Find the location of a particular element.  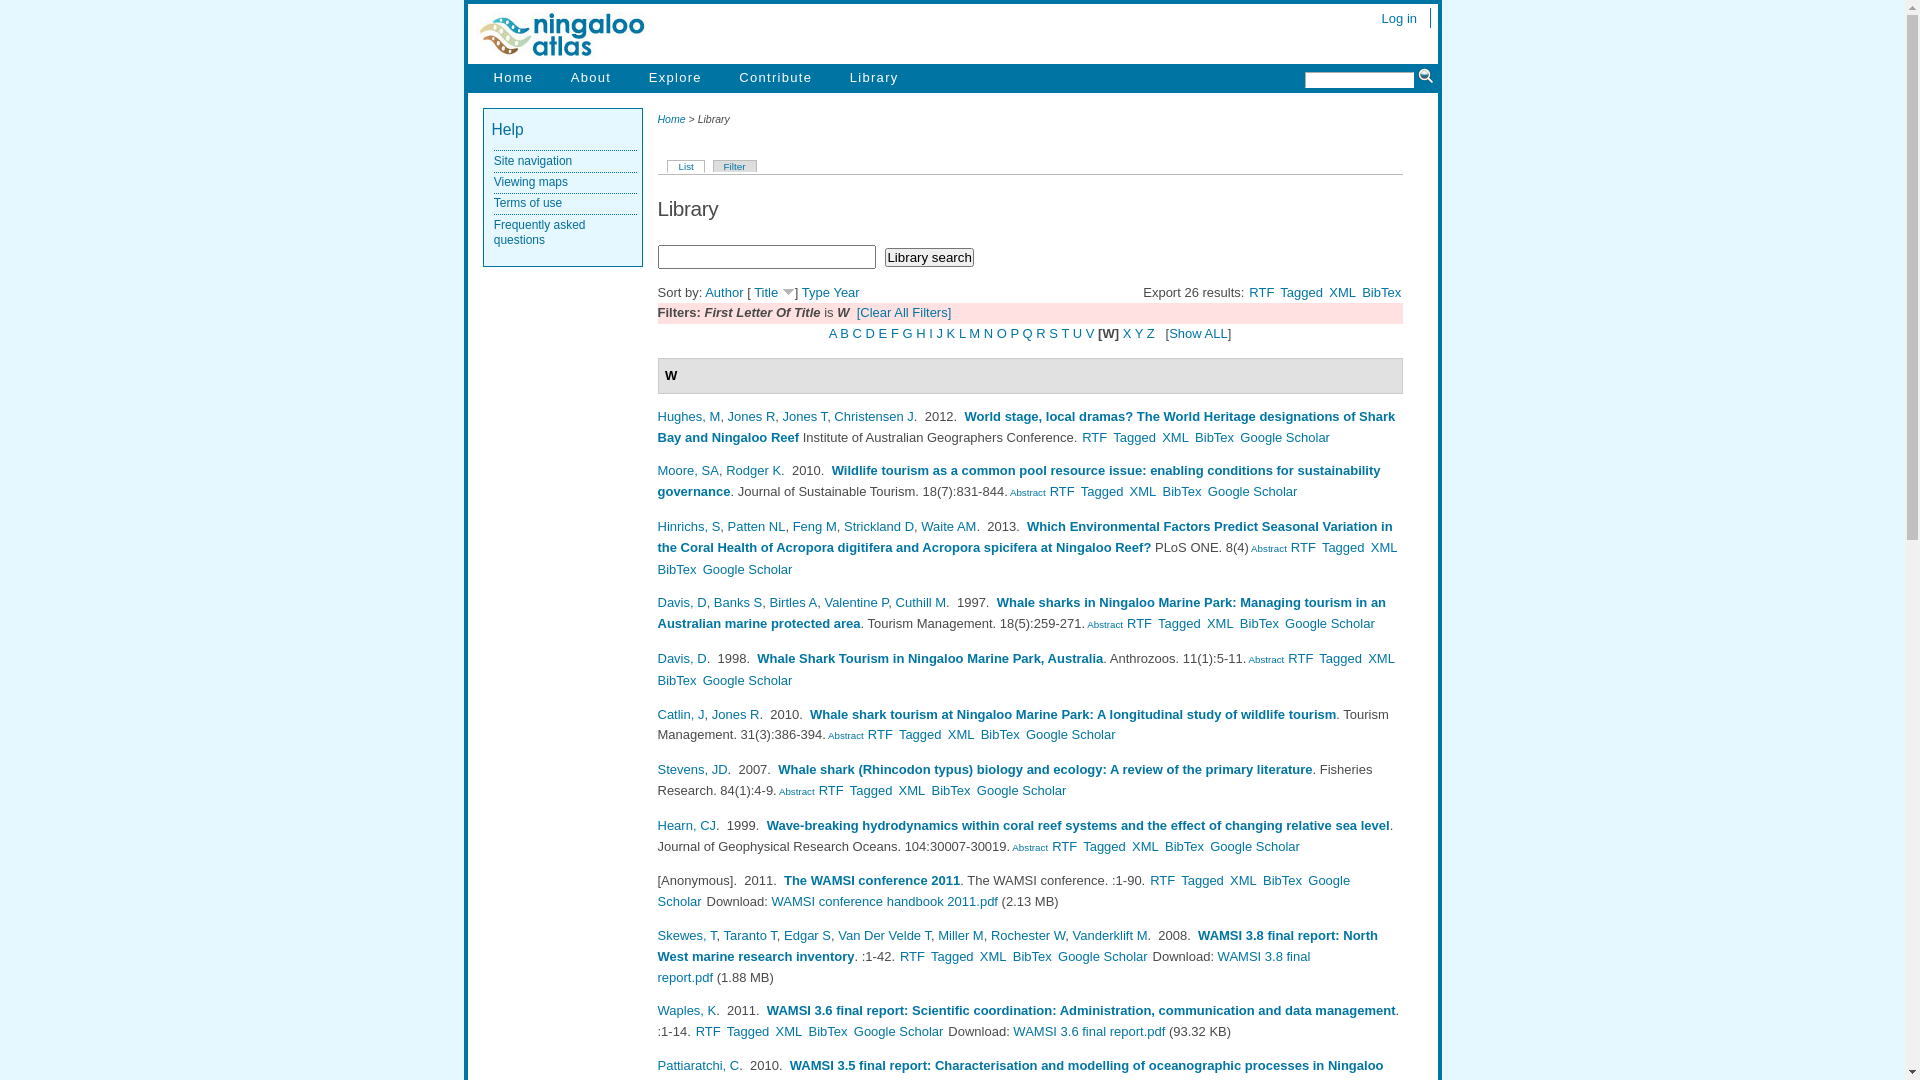

'Vanderklift M' is located at coordinates (1109, 935).